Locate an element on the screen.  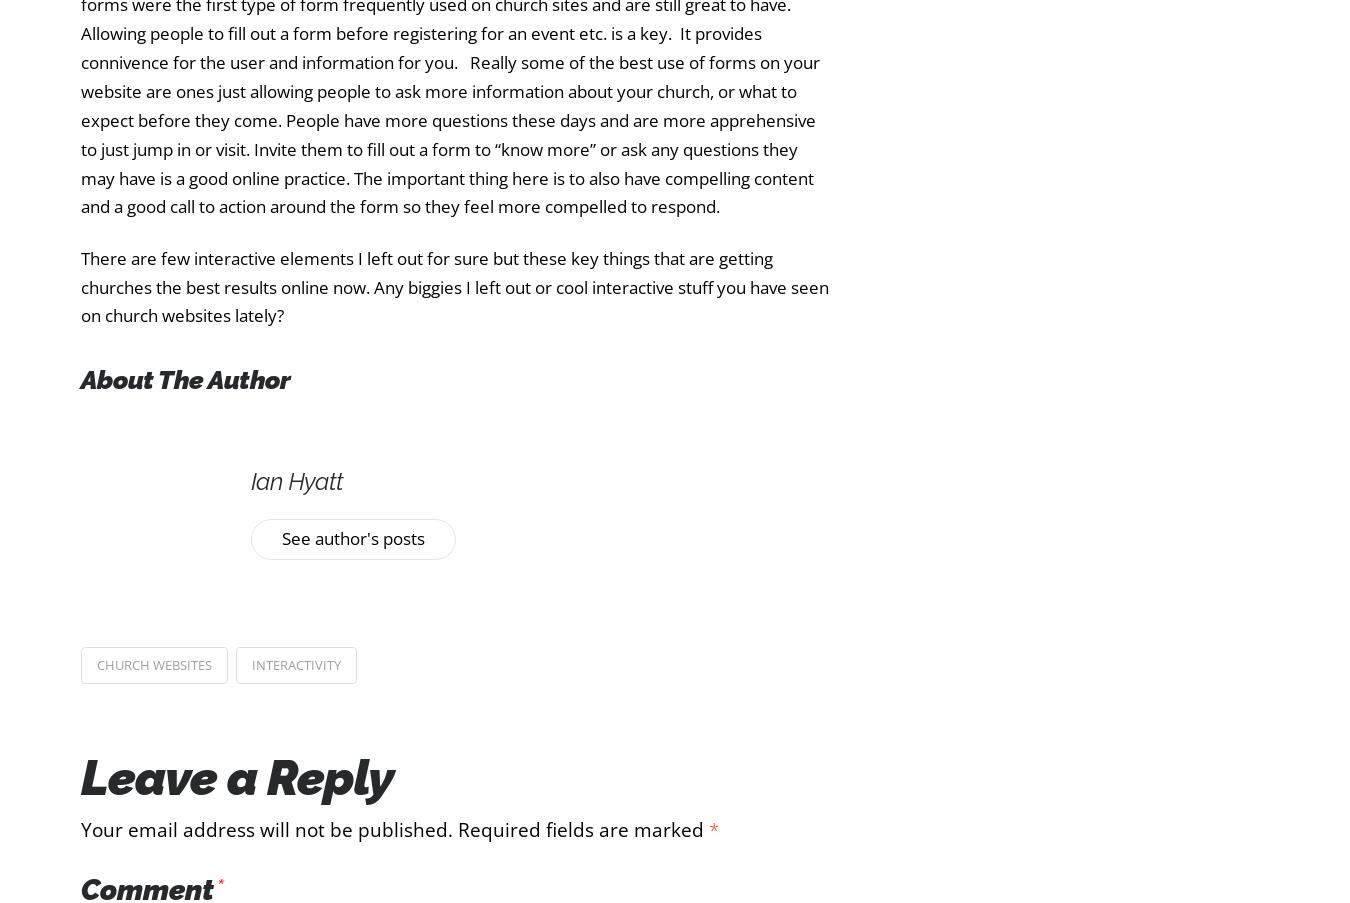
'*' is located at coordinates (708, 828).